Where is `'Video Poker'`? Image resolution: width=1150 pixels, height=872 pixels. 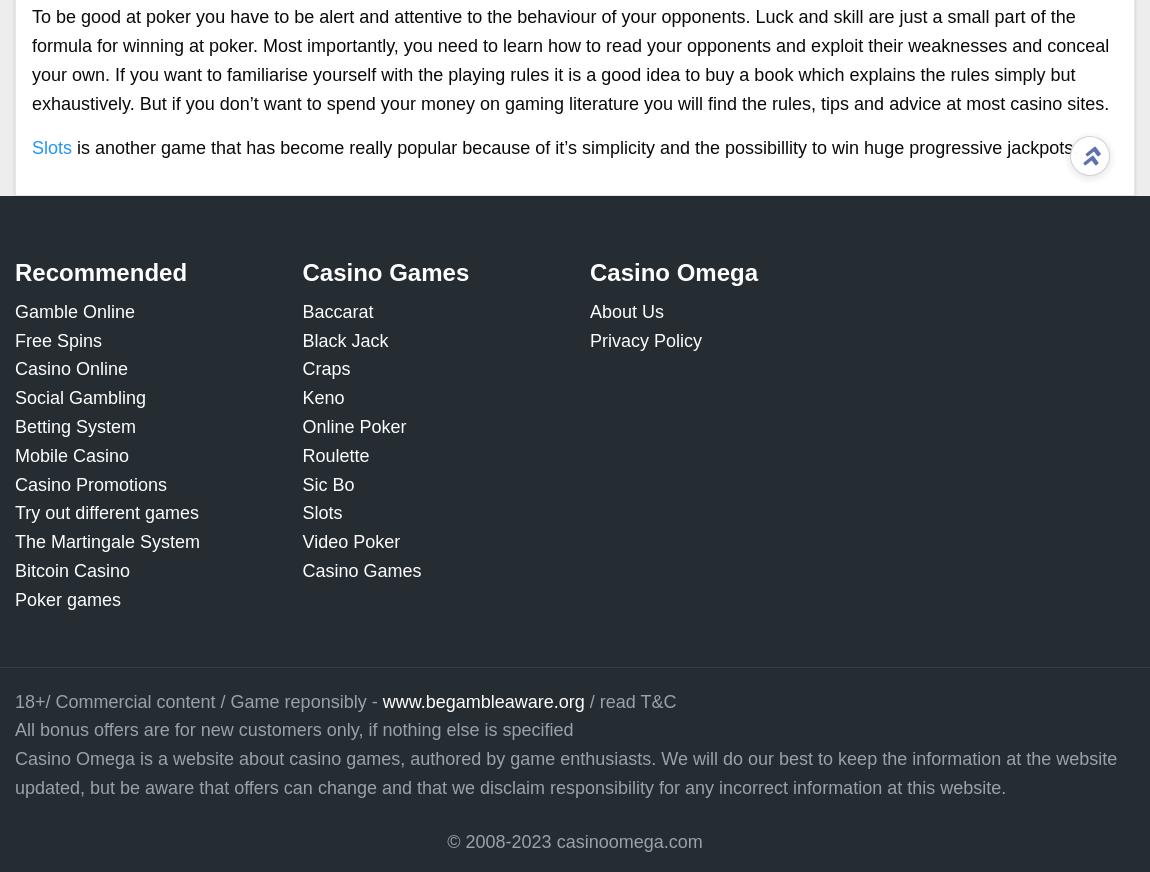
'Video Poker' is located at coordinates (350, 541).